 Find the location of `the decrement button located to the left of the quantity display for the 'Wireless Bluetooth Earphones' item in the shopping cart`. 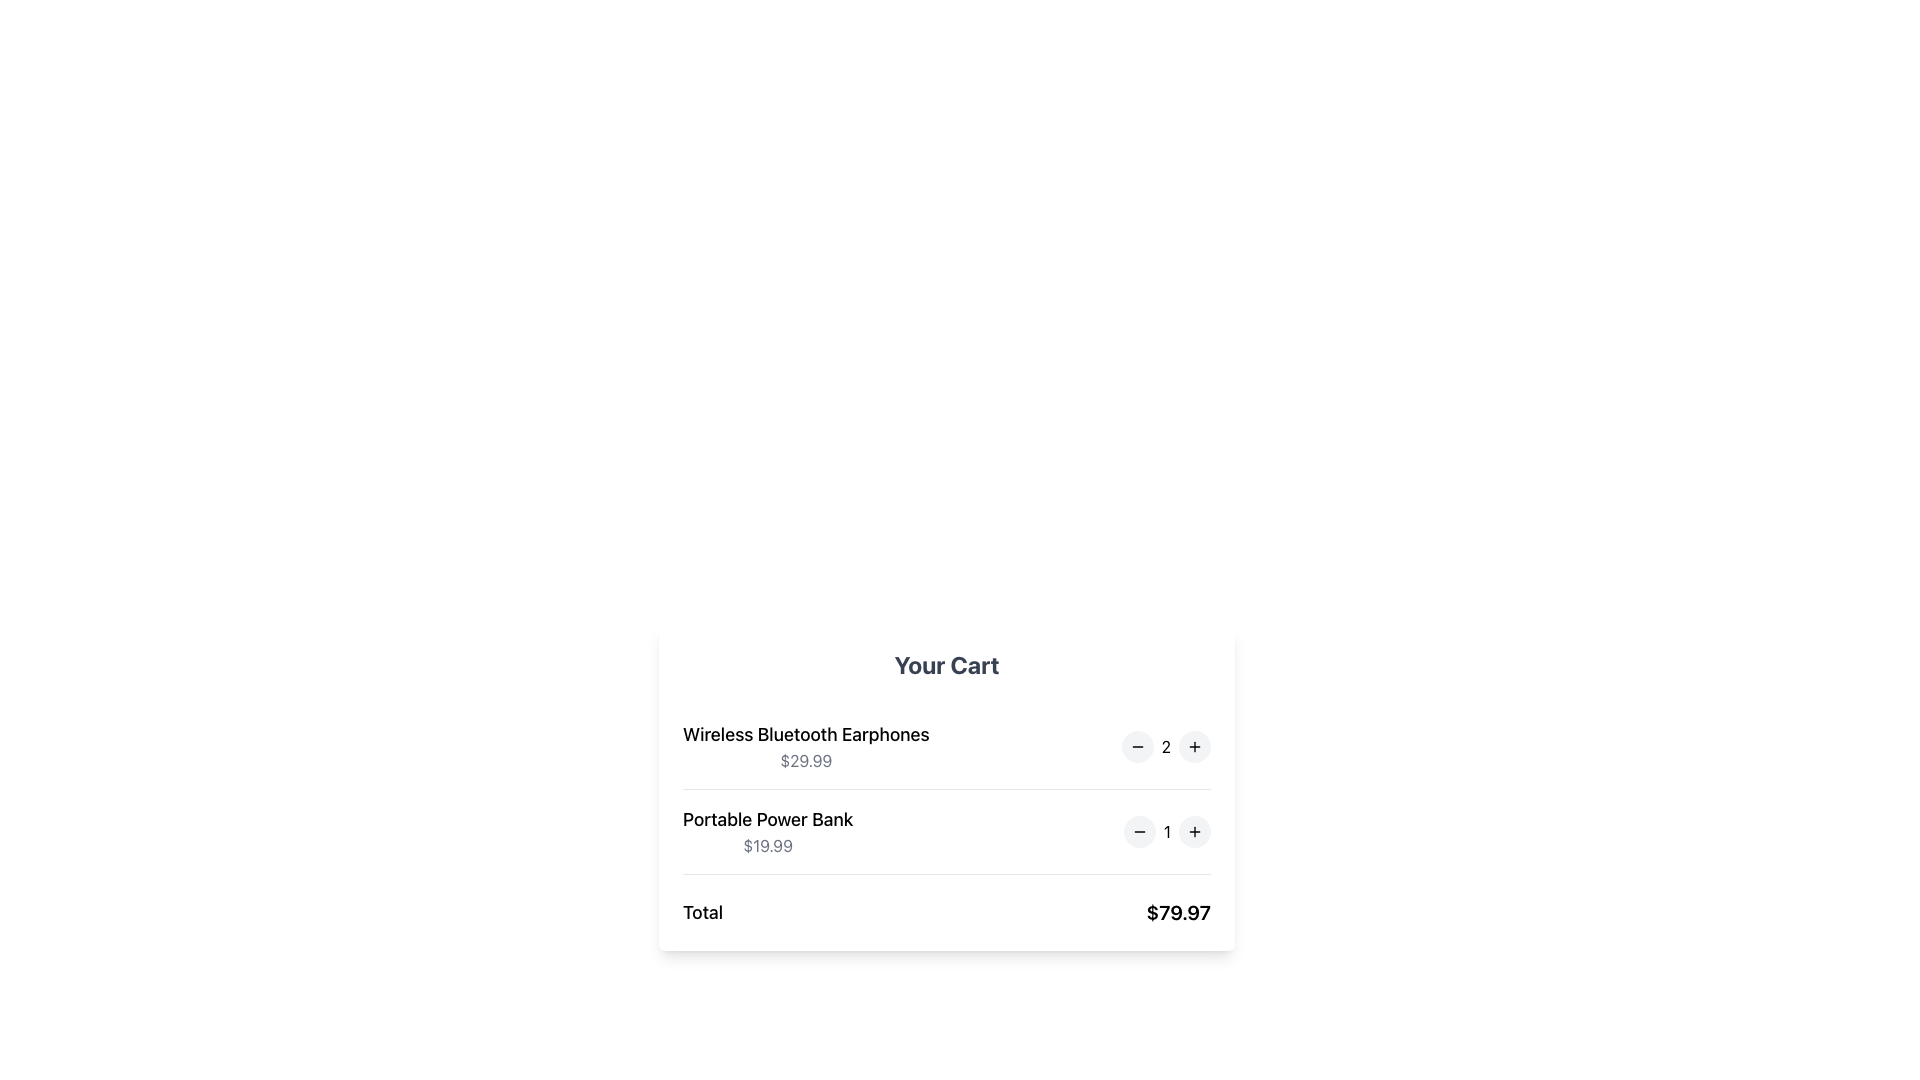

the decrement button located to the left of the quantity display for the 'Wireless Bluetooth Earphones' item in the shopping cart is located at coordinates (1137, 747).